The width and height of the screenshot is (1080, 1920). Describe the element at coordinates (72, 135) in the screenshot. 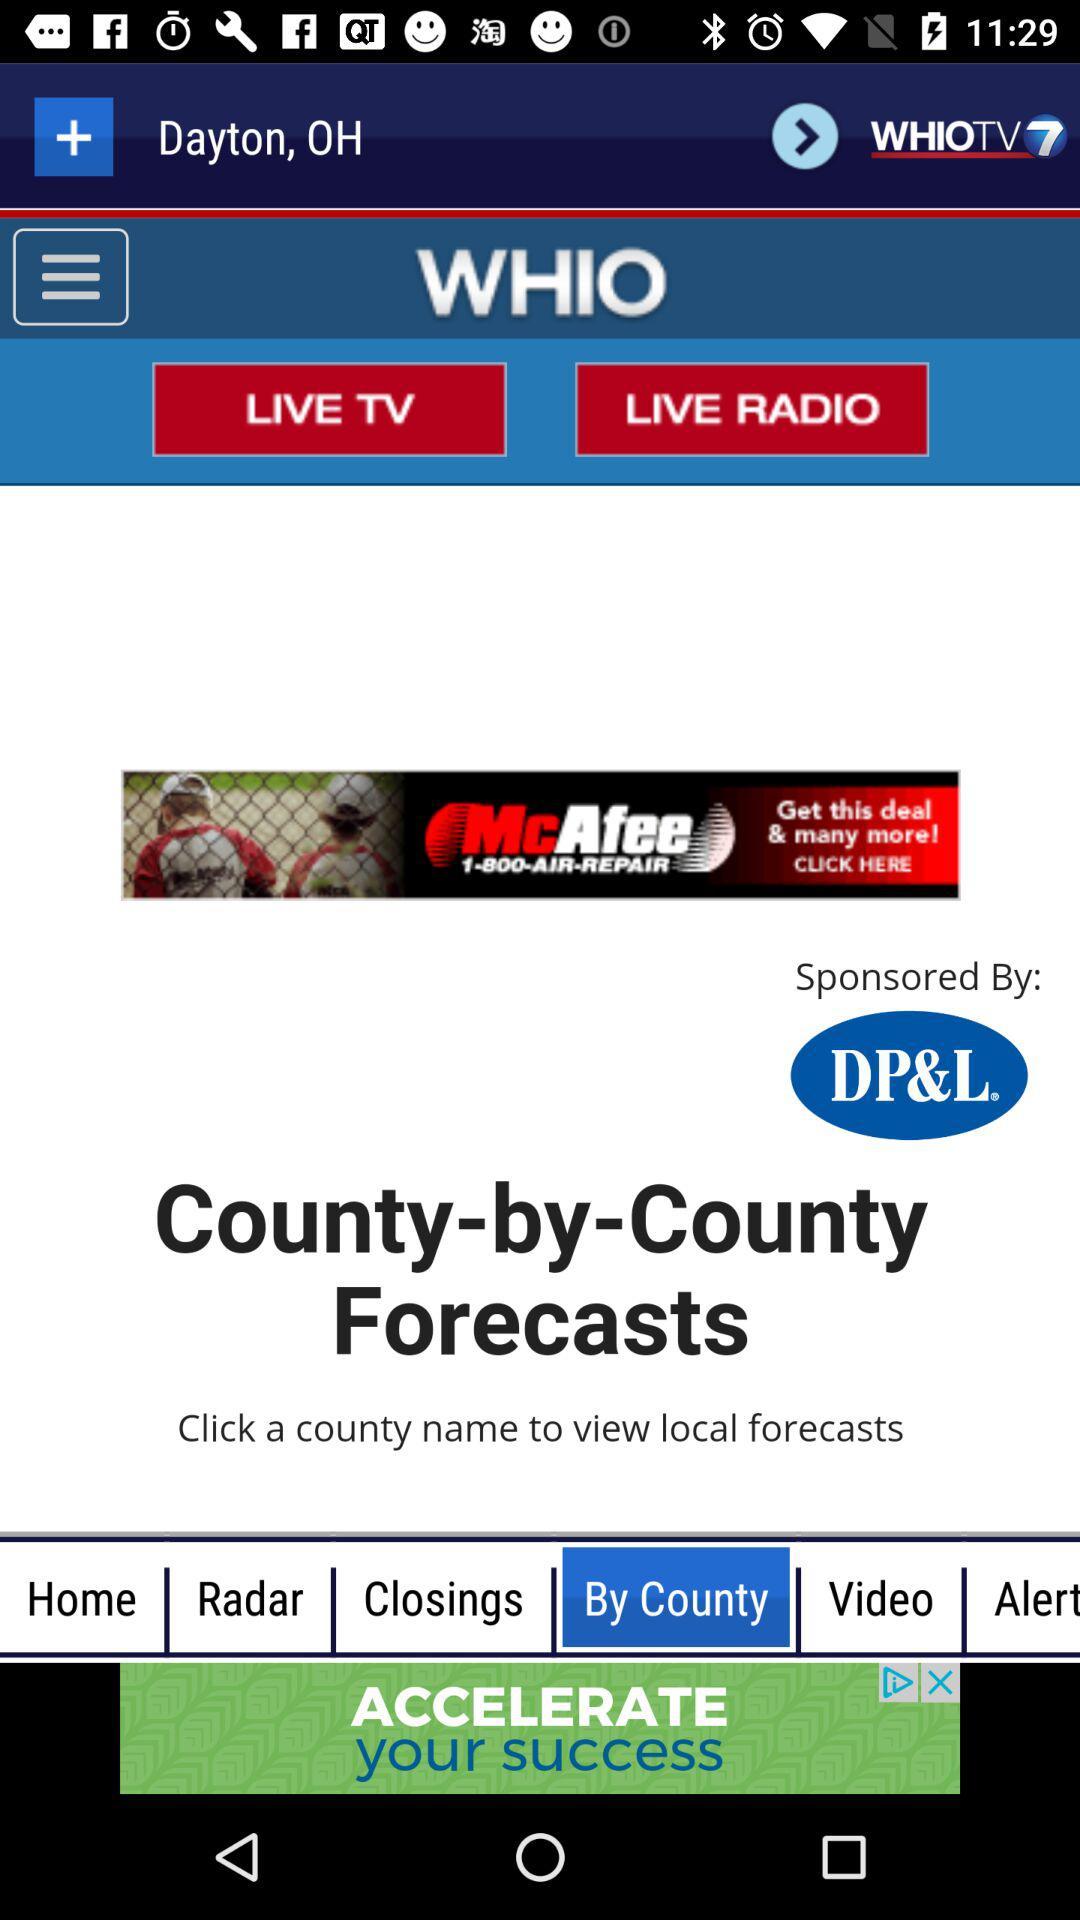

I see `the add icon` at that location.